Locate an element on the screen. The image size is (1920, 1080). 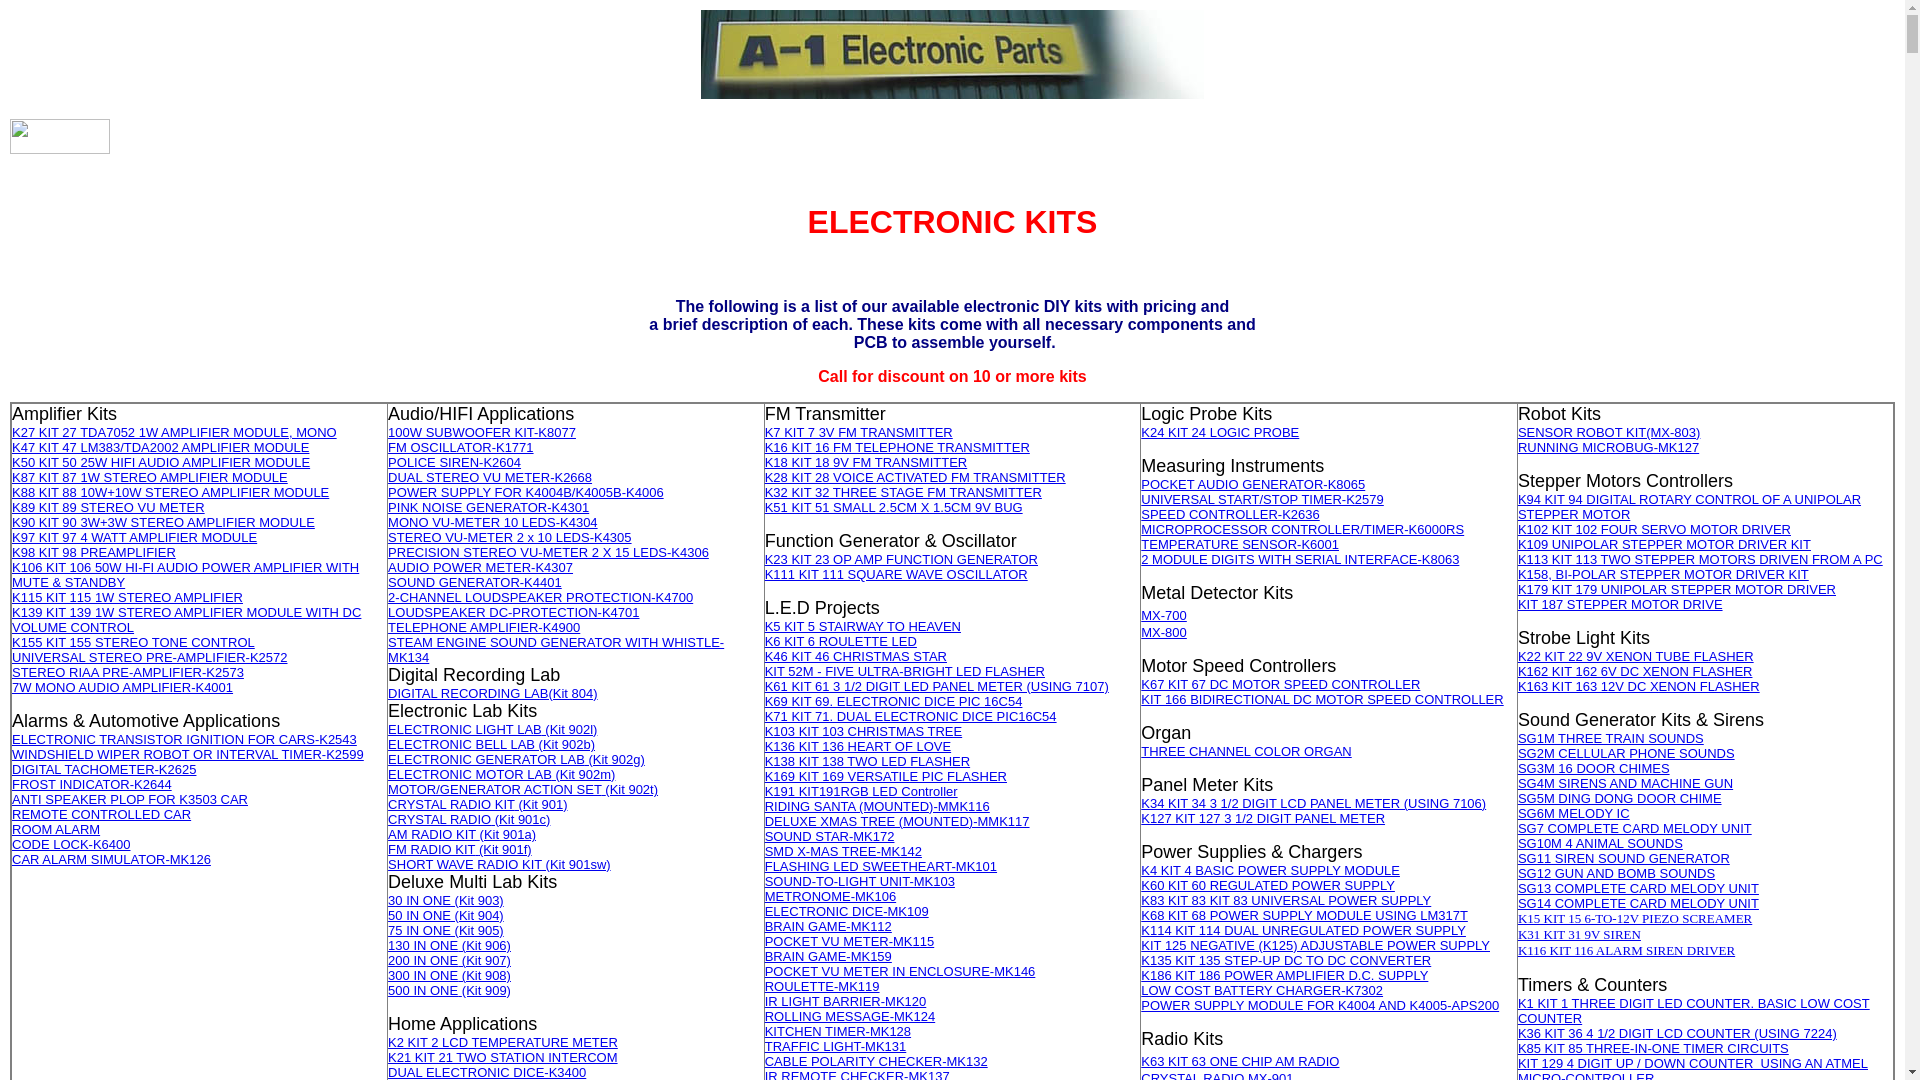
'TELEPHONE AMPLIFIER-K4900' is located at coordinates (484, 626).